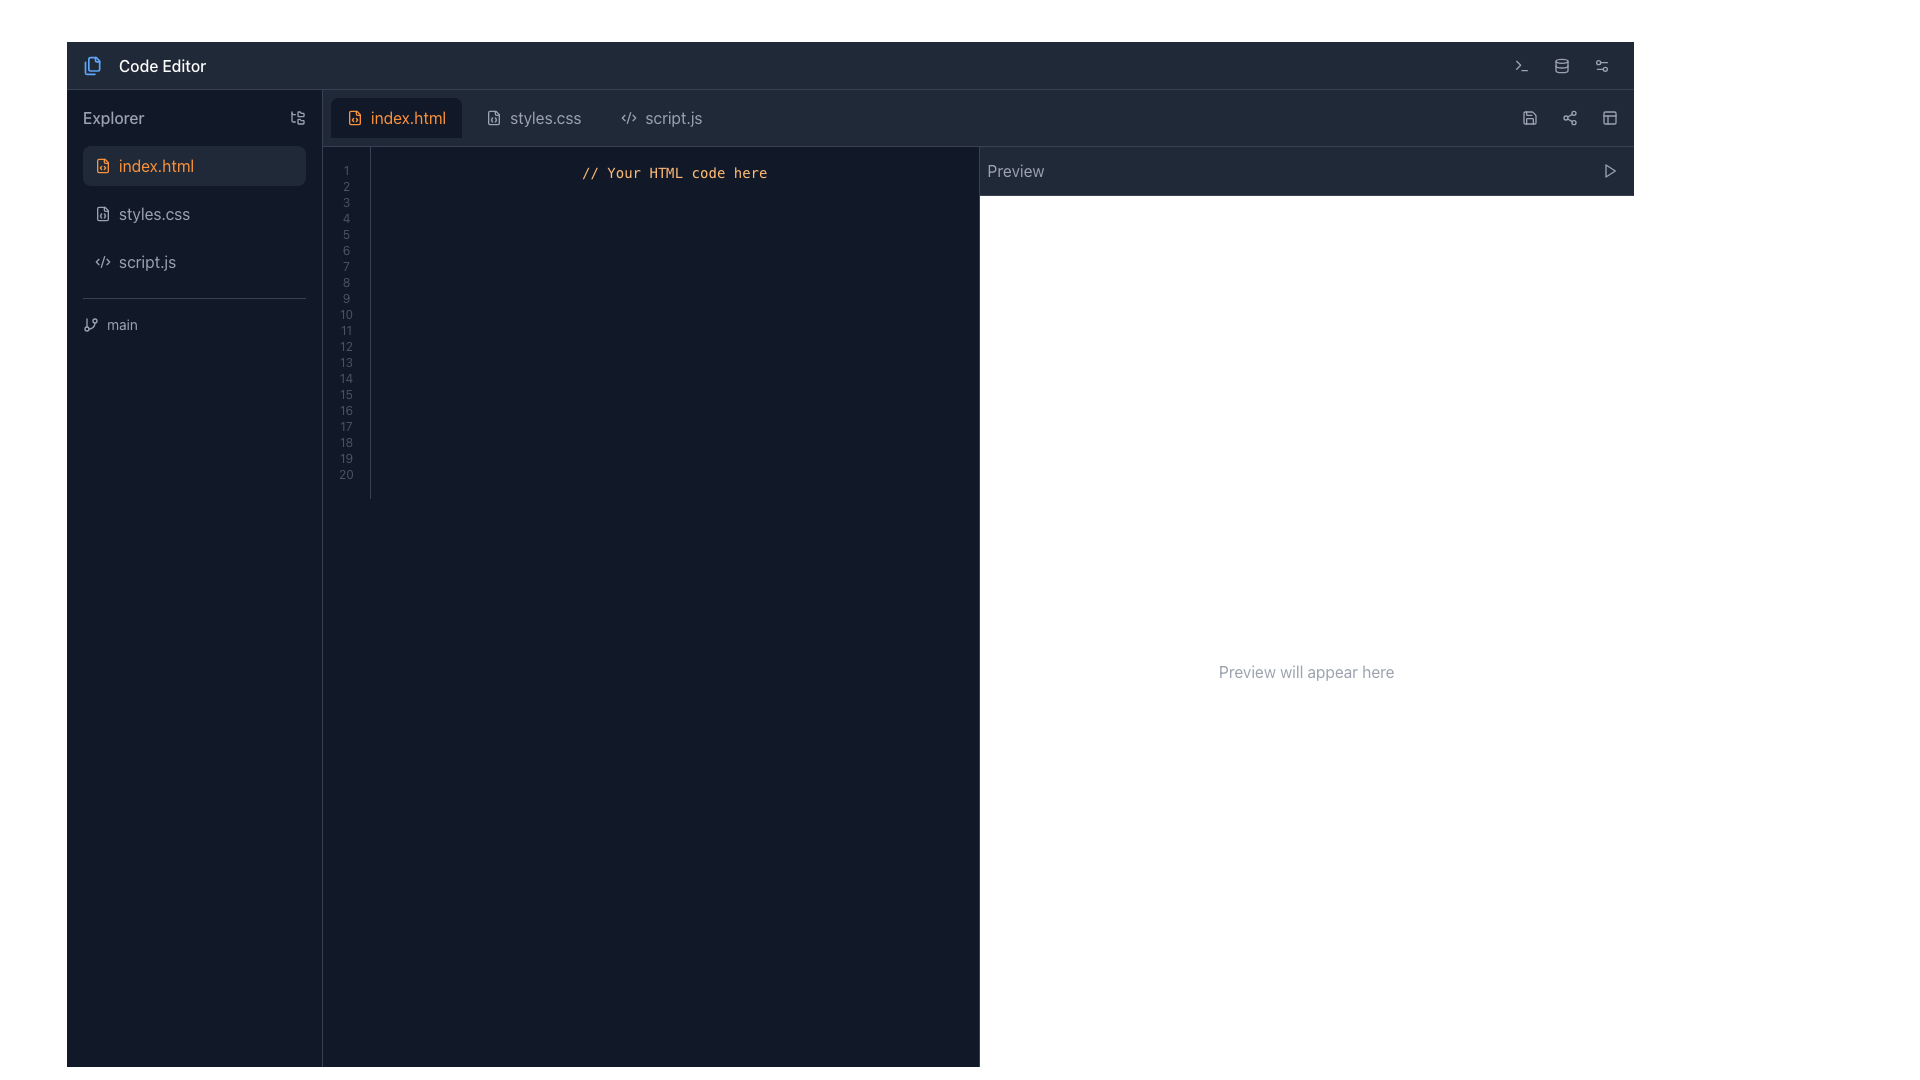  What do you see at coordinates (662, 118) in the screenshot?
I see `the 'script.js' tab, which is the third tab in the navigation bar` at bounding box center [662, 118].